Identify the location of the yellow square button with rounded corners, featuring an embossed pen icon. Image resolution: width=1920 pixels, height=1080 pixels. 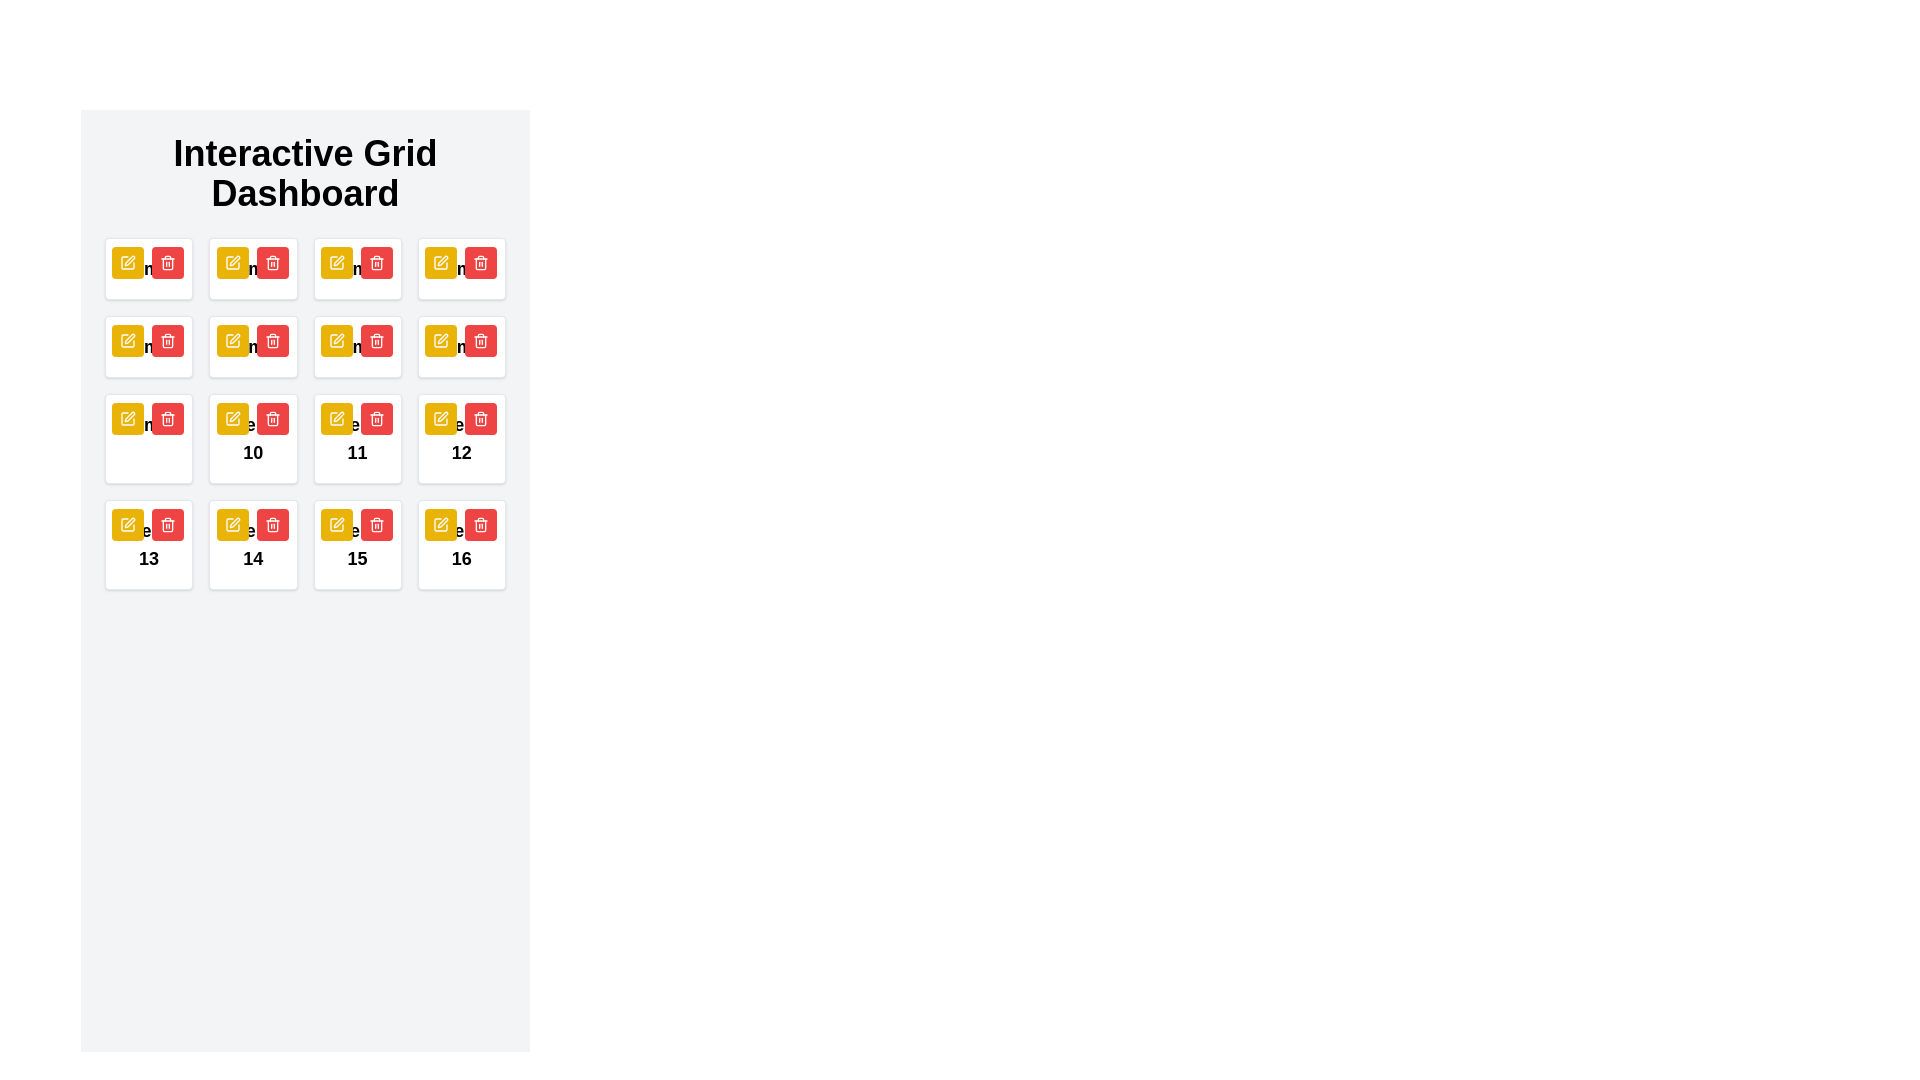
(232, 523).